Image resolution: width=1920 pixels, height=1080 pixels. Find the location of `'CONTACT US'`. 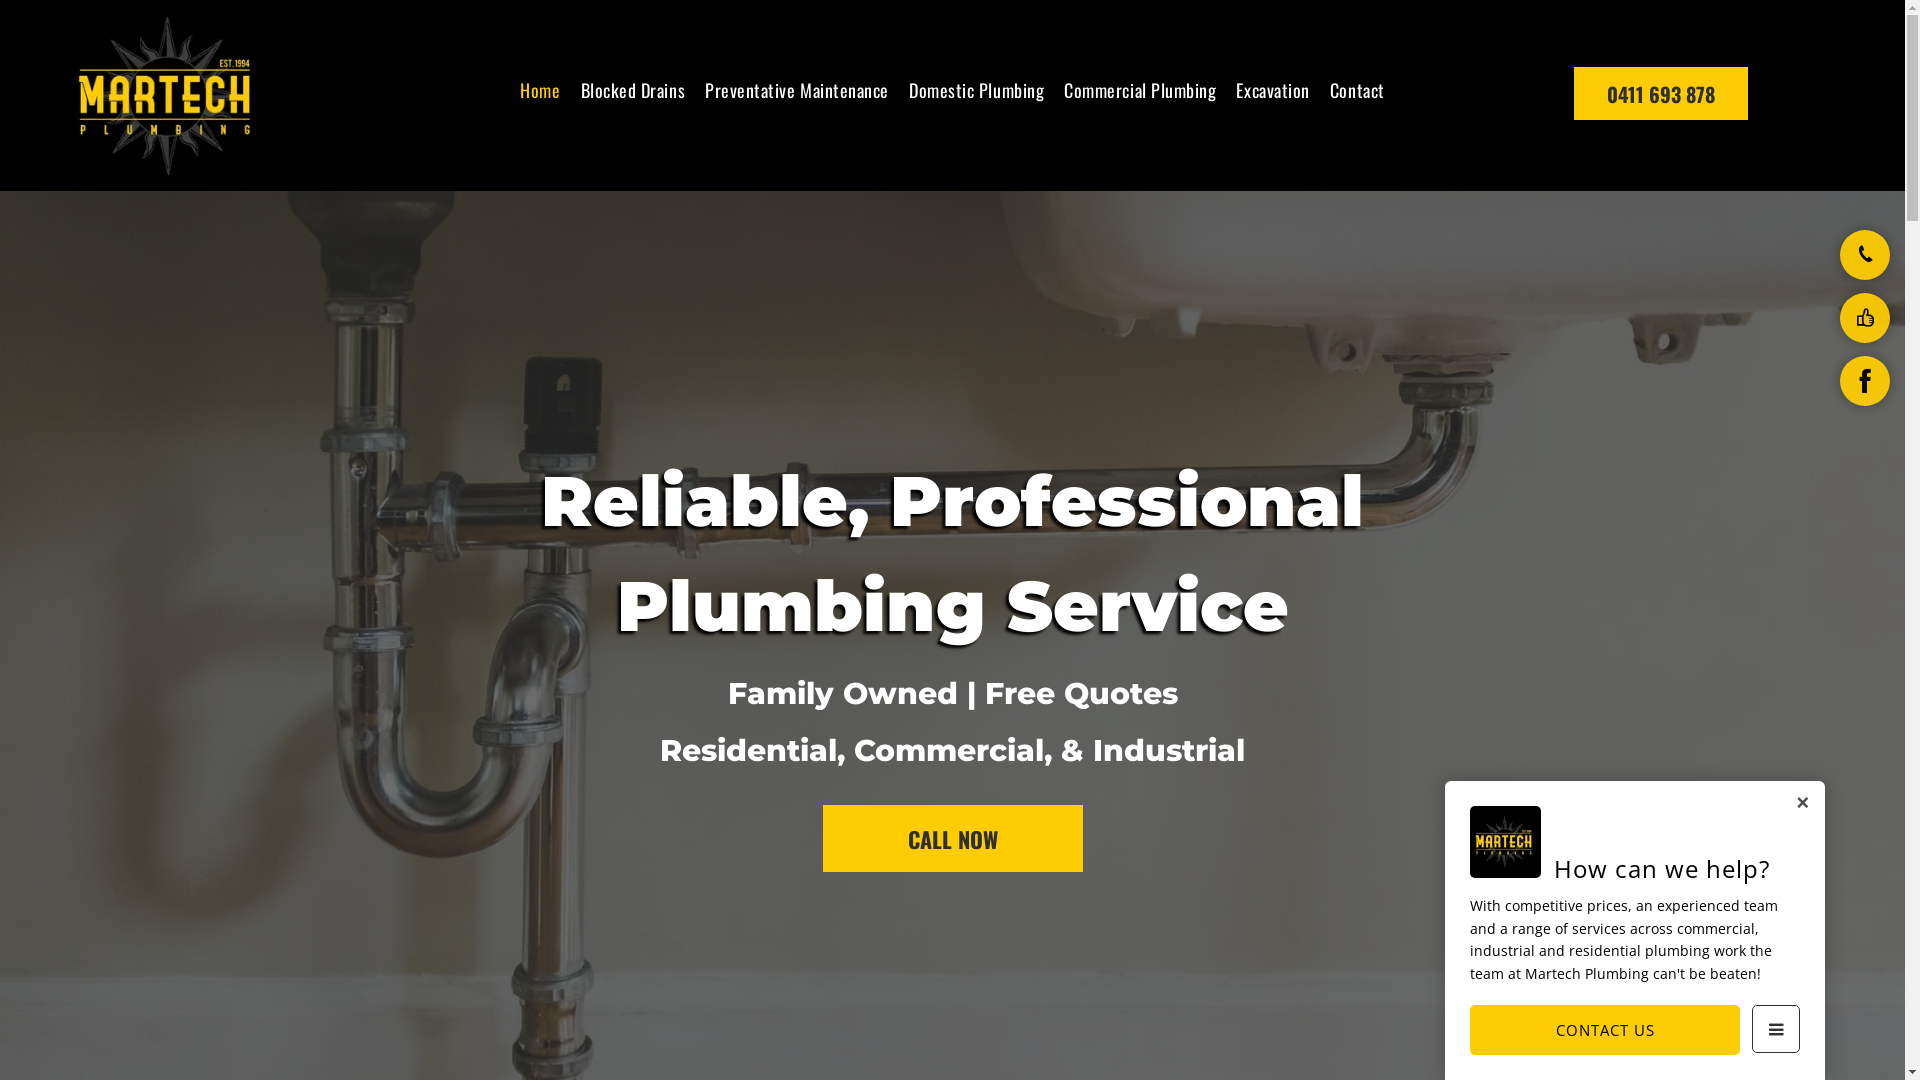

'CONTACT US' is located at coordinates (1604, 1029).